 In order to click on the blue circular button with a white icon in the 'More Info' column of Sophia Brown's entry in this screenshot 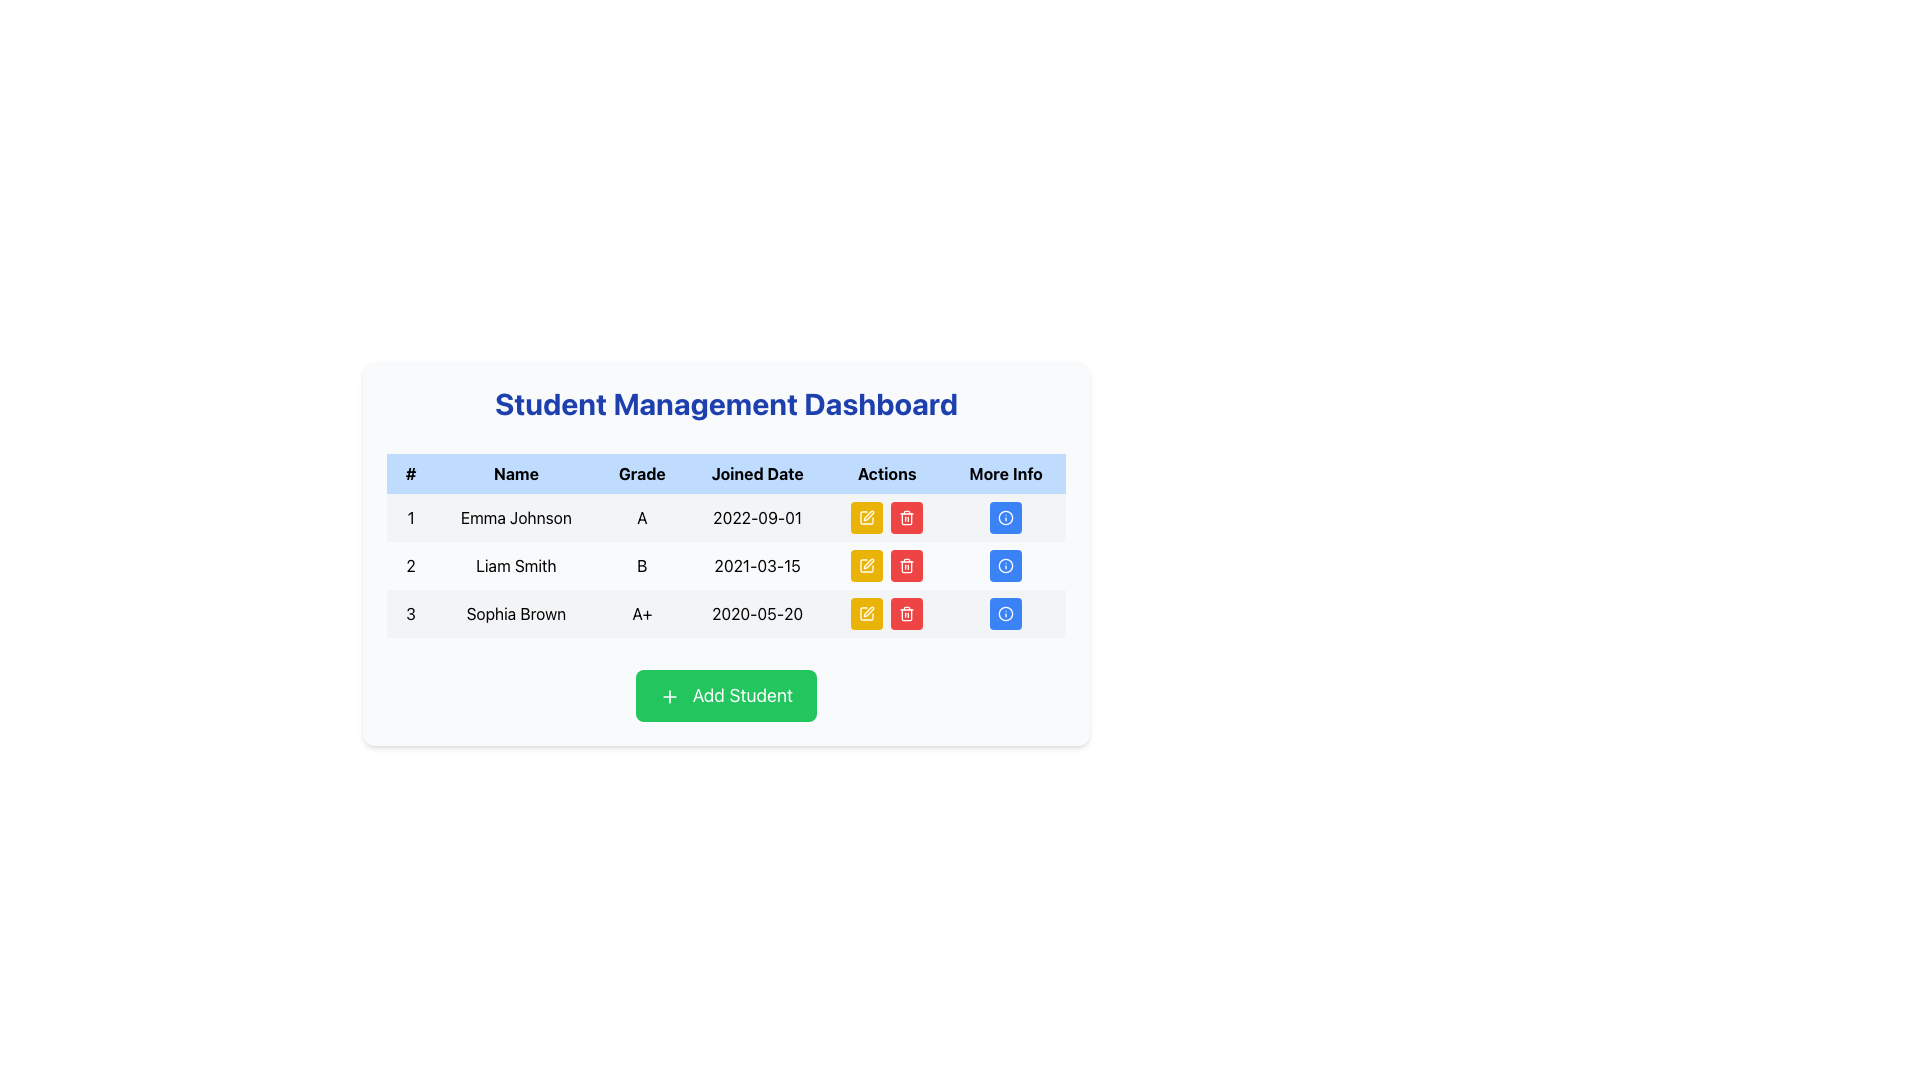, I will do `click(1006, 612)`.